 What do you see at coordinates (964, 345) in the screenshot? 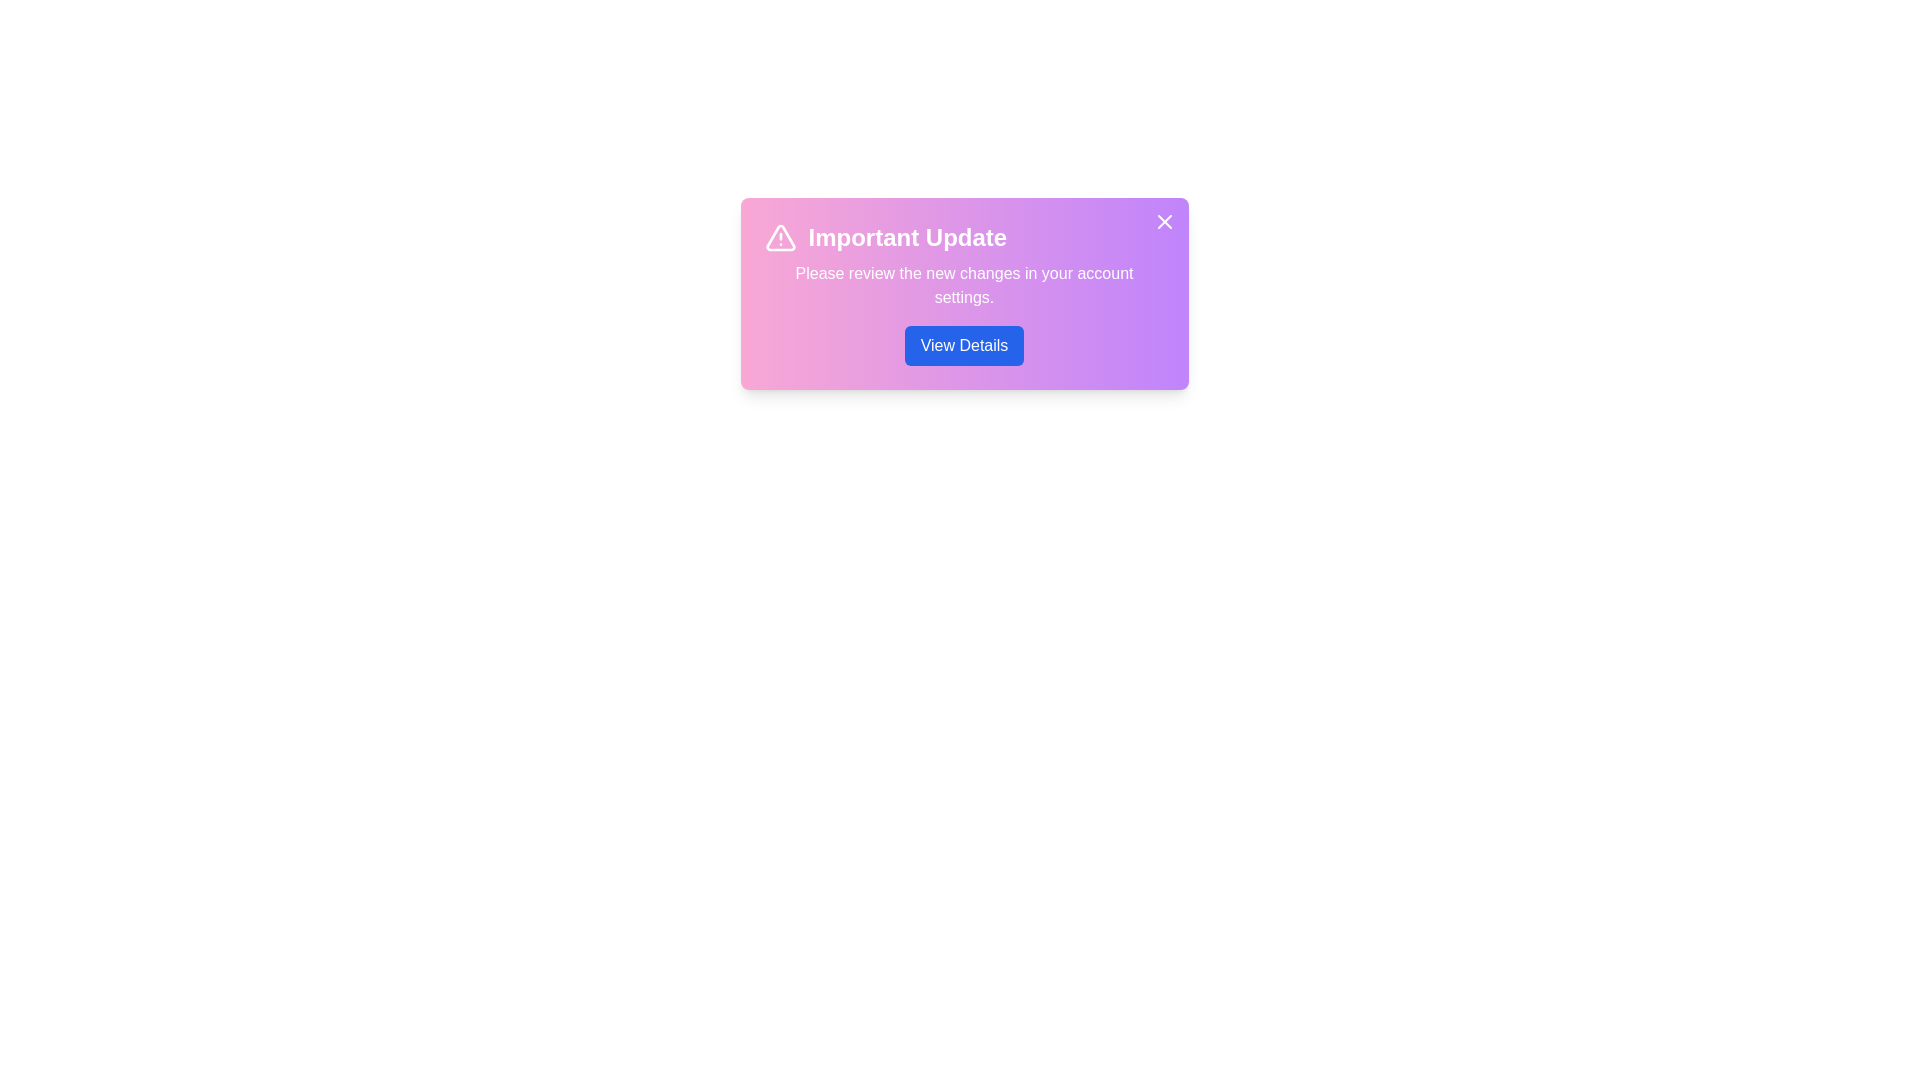
I see `the 'View Details' button to view more information about the update` at bounding box center [964, 345].